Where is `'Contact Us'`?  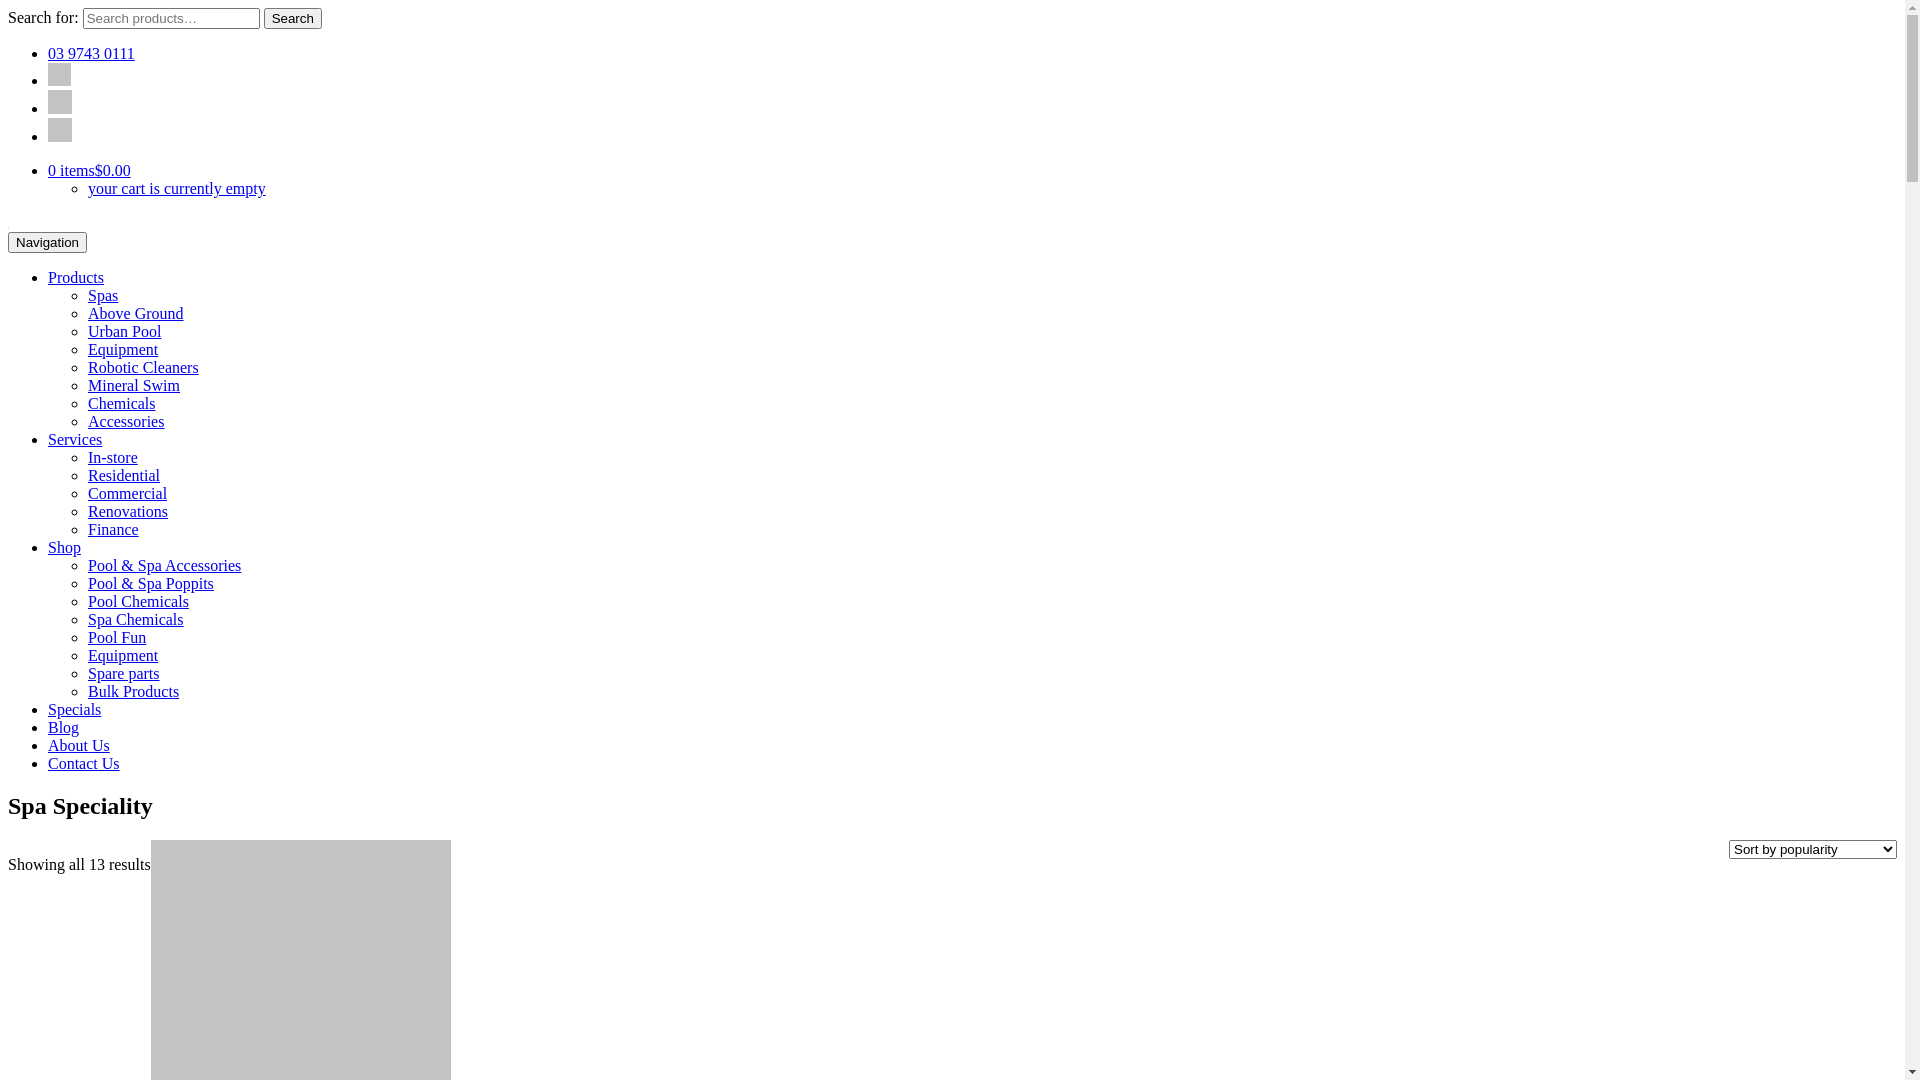 'Contact Us' is located at coordinates (82, 763).